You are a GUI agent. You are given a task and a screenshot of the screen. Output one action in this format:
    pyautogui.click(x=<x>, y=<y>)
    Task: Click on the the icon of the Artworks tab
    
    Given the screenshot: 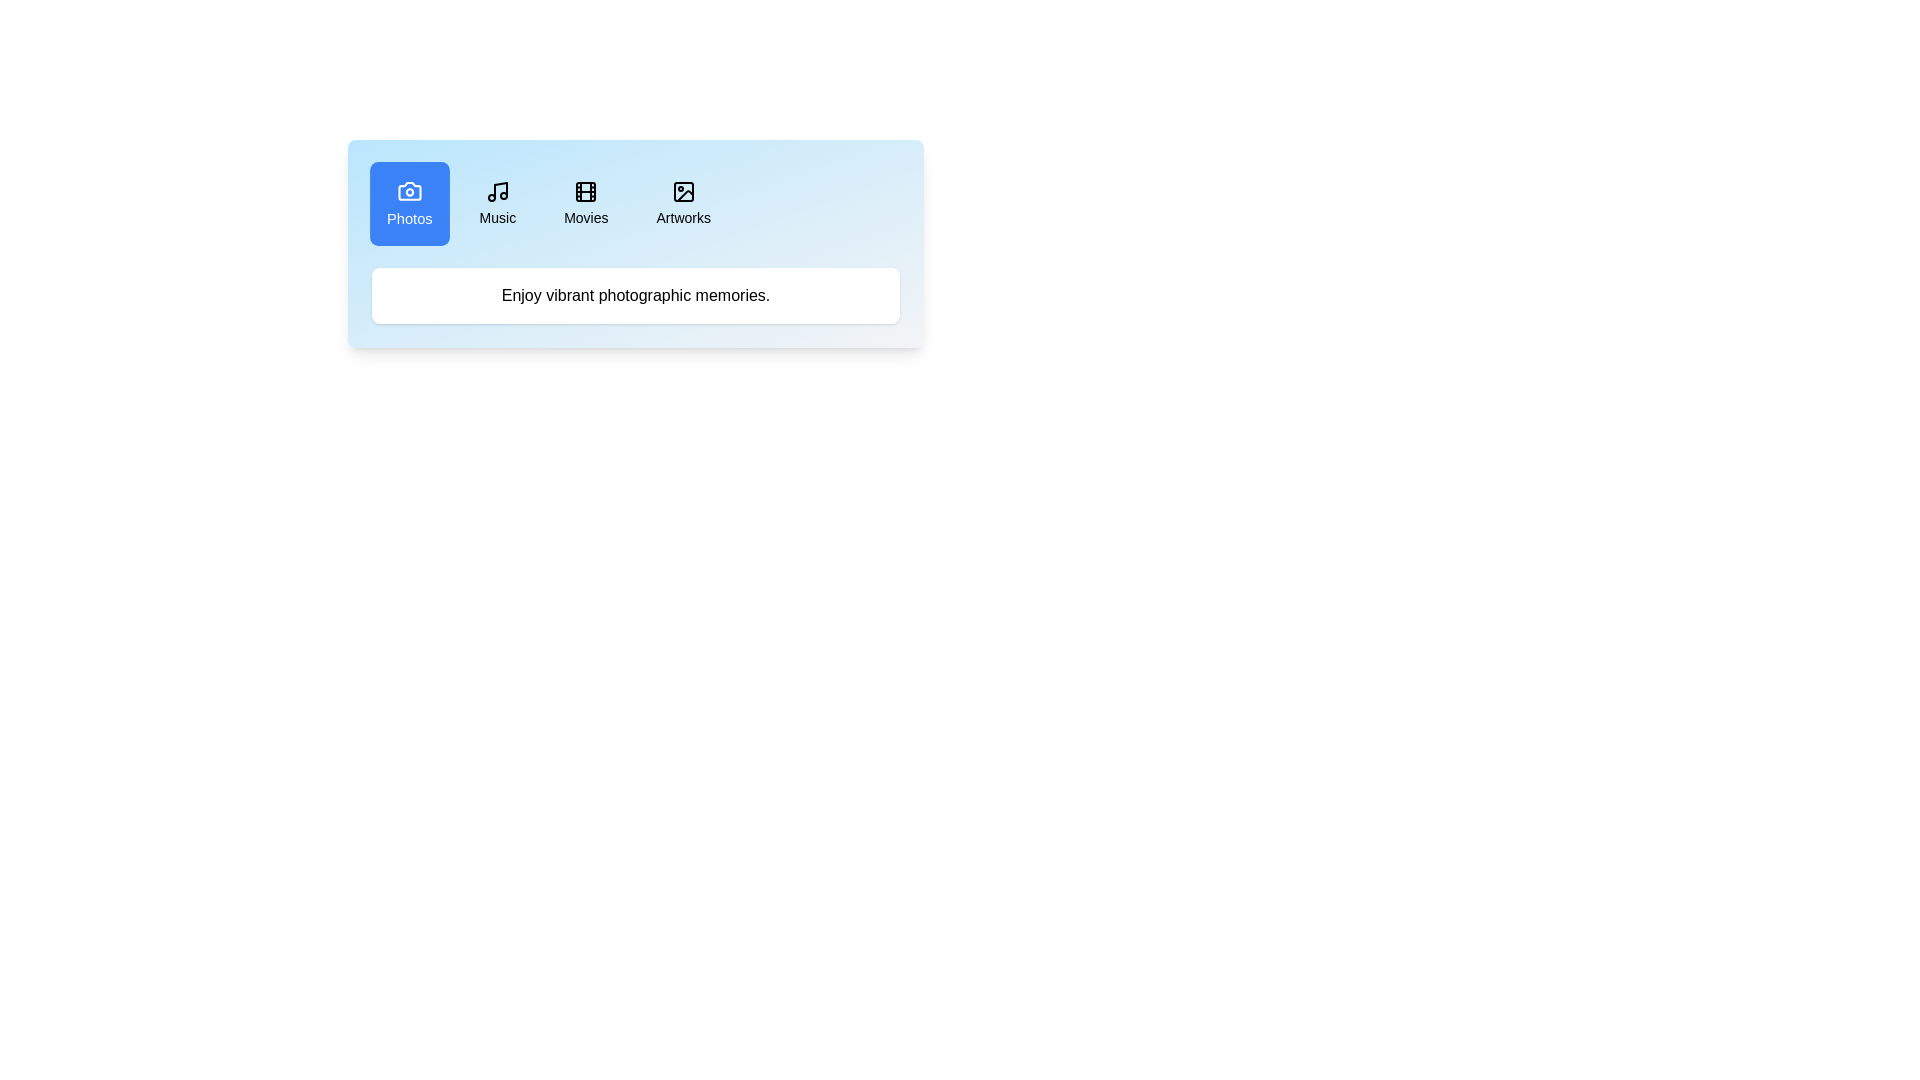 What is the action you would take?
    pyautogui.click(x=683, y=192)
    